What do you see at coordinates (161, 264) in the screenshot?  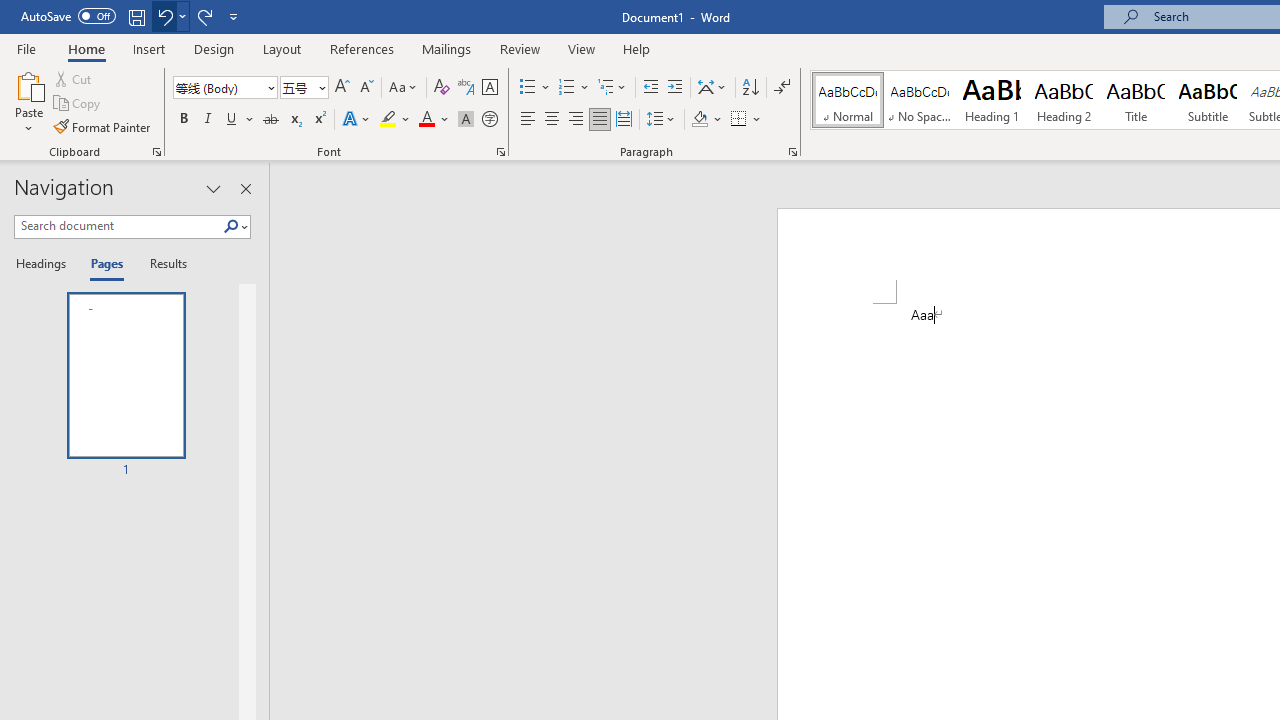 I see `'Results'` at bounding box center [161, 264].